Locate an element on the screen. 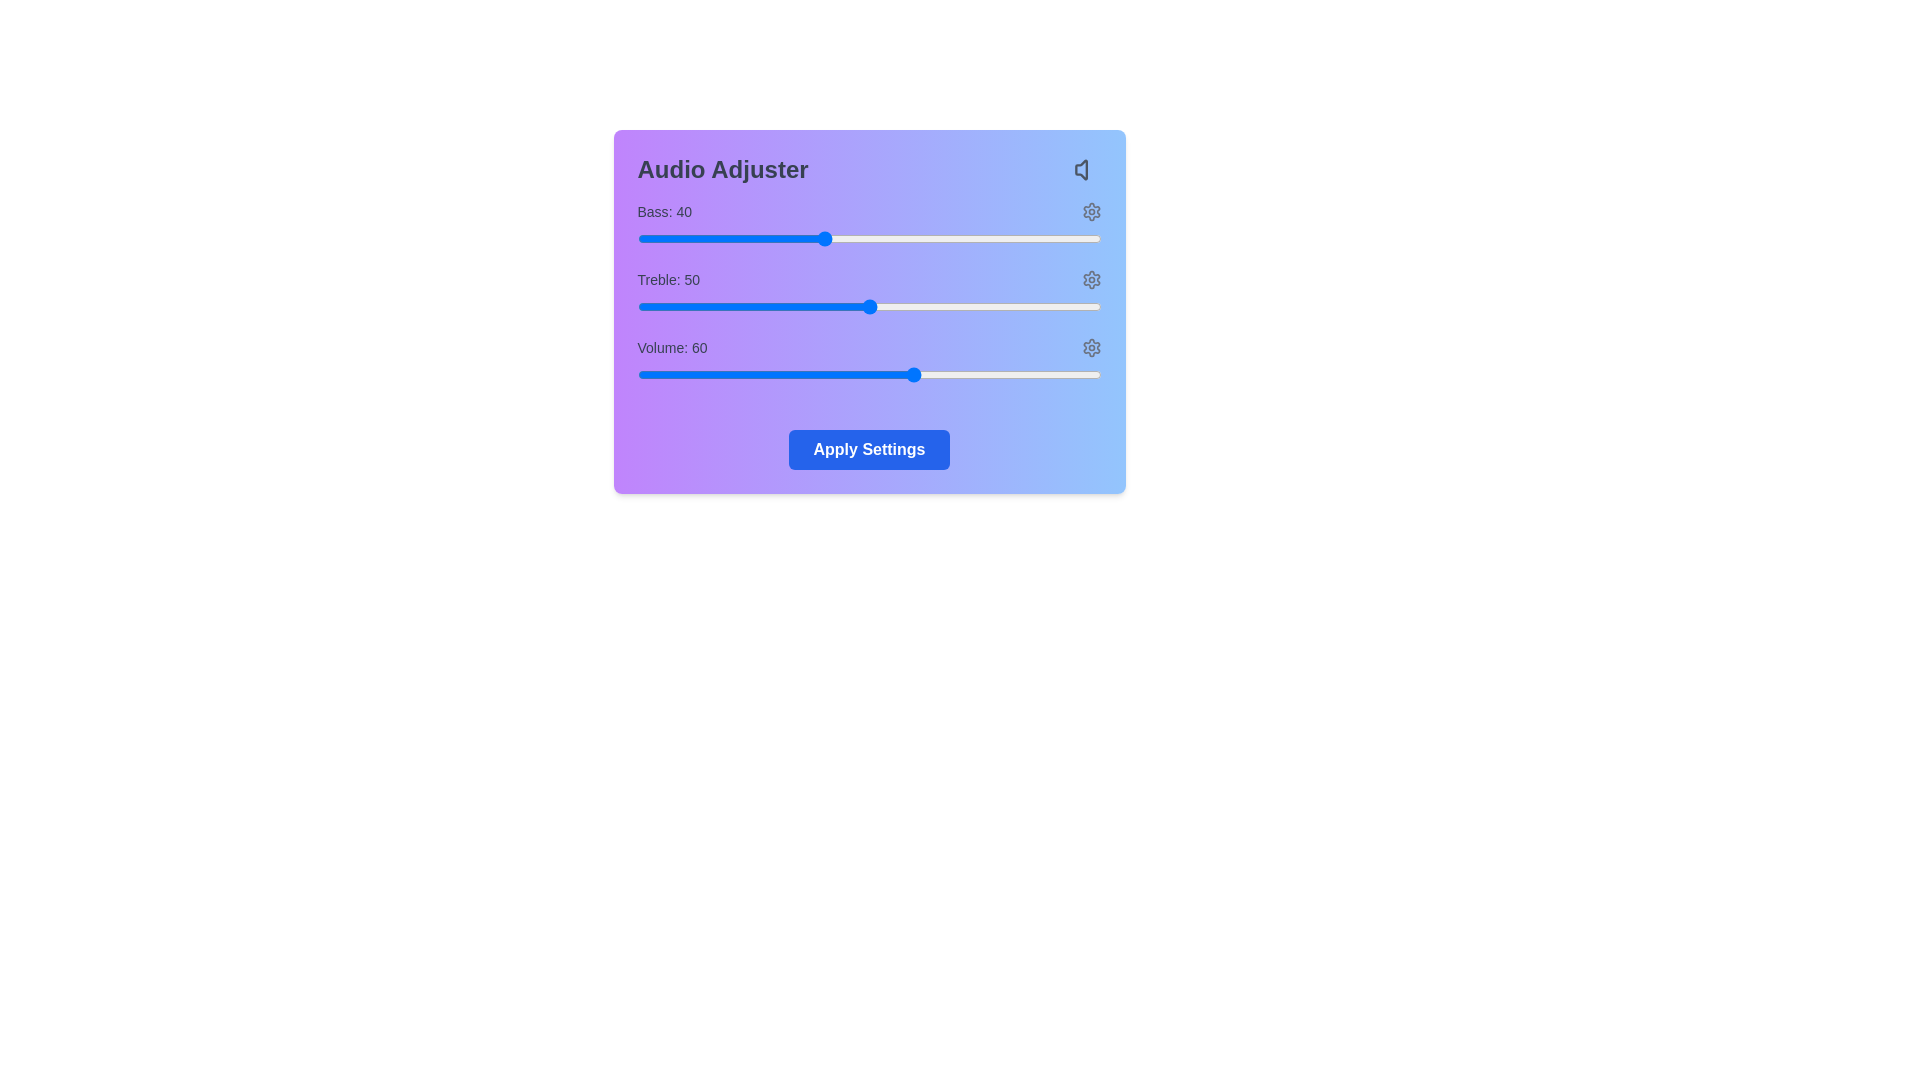 The image size is (1920, 1080). bass is located at coordinates (683, 230).